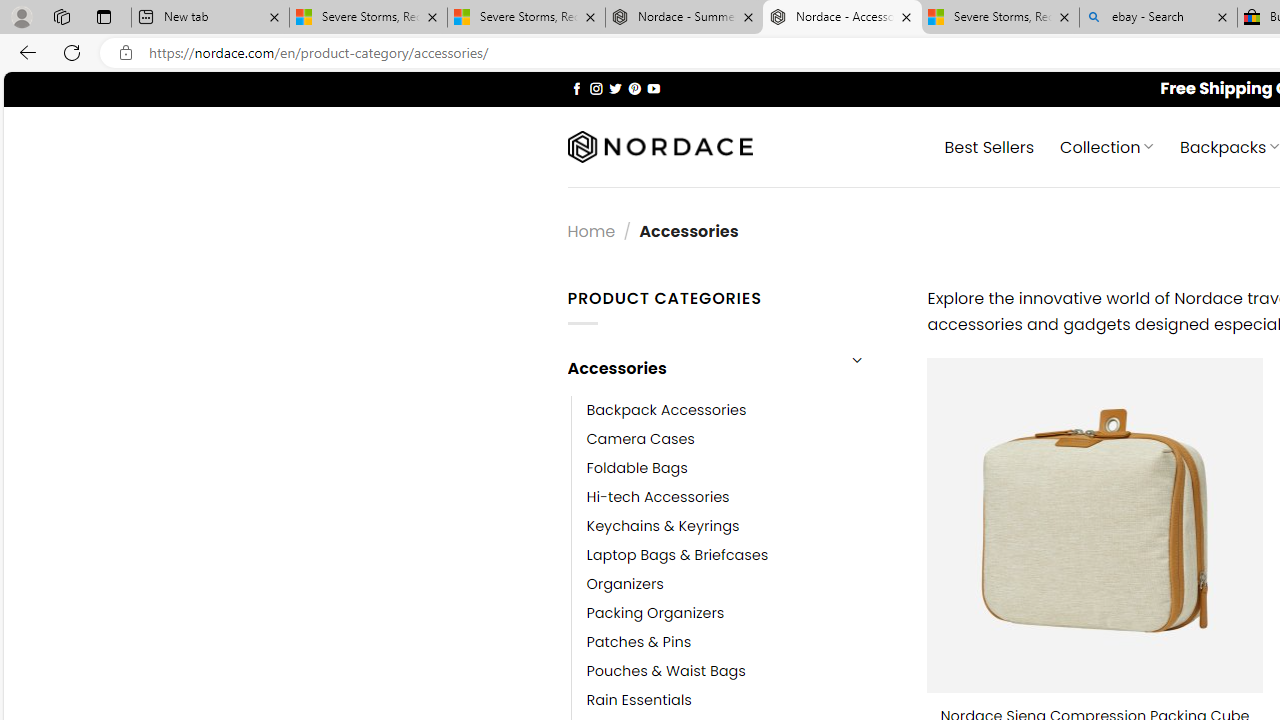  What do you see at coordinates (700, 368) in the screenshot?
I see `'Accessories'` at bounding box center [700, 368].